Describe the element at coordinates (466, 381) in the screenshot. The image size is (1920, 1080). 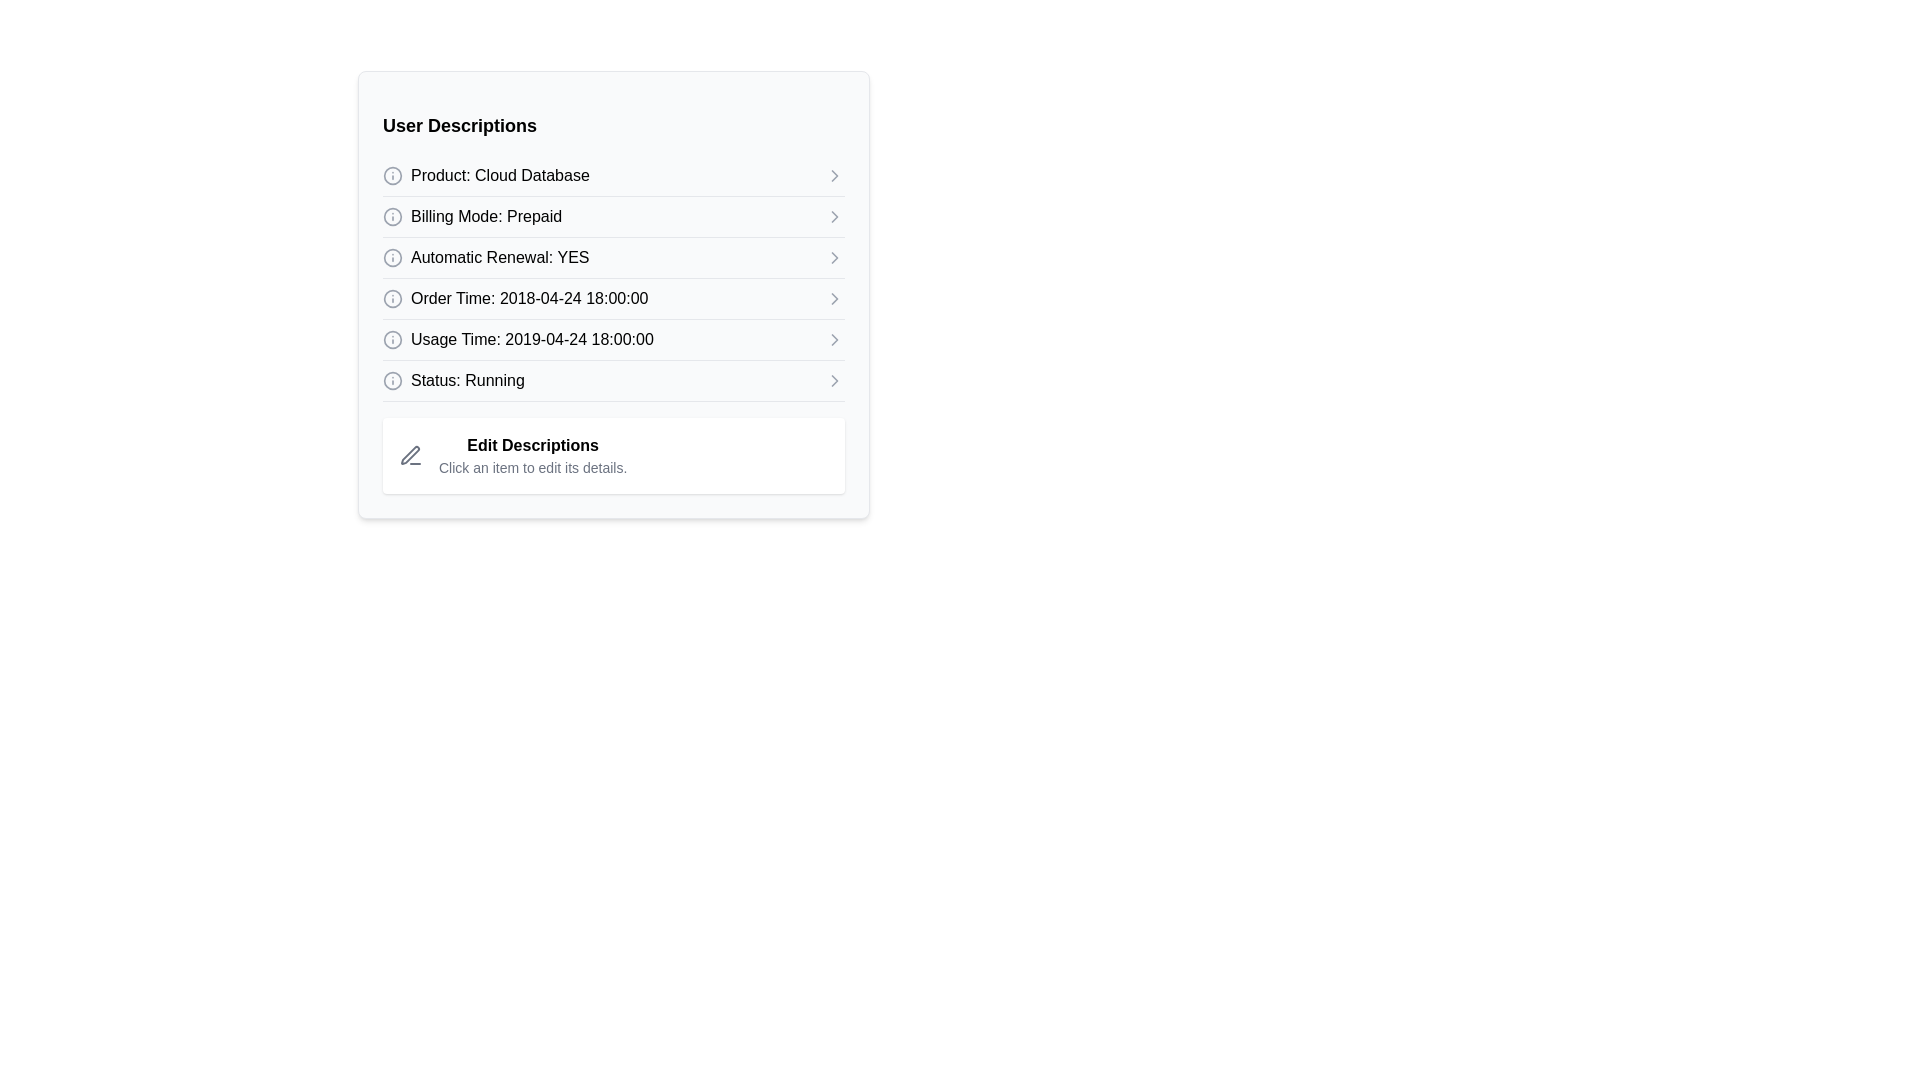
I see `the 'Status: Running' text label` at that location.